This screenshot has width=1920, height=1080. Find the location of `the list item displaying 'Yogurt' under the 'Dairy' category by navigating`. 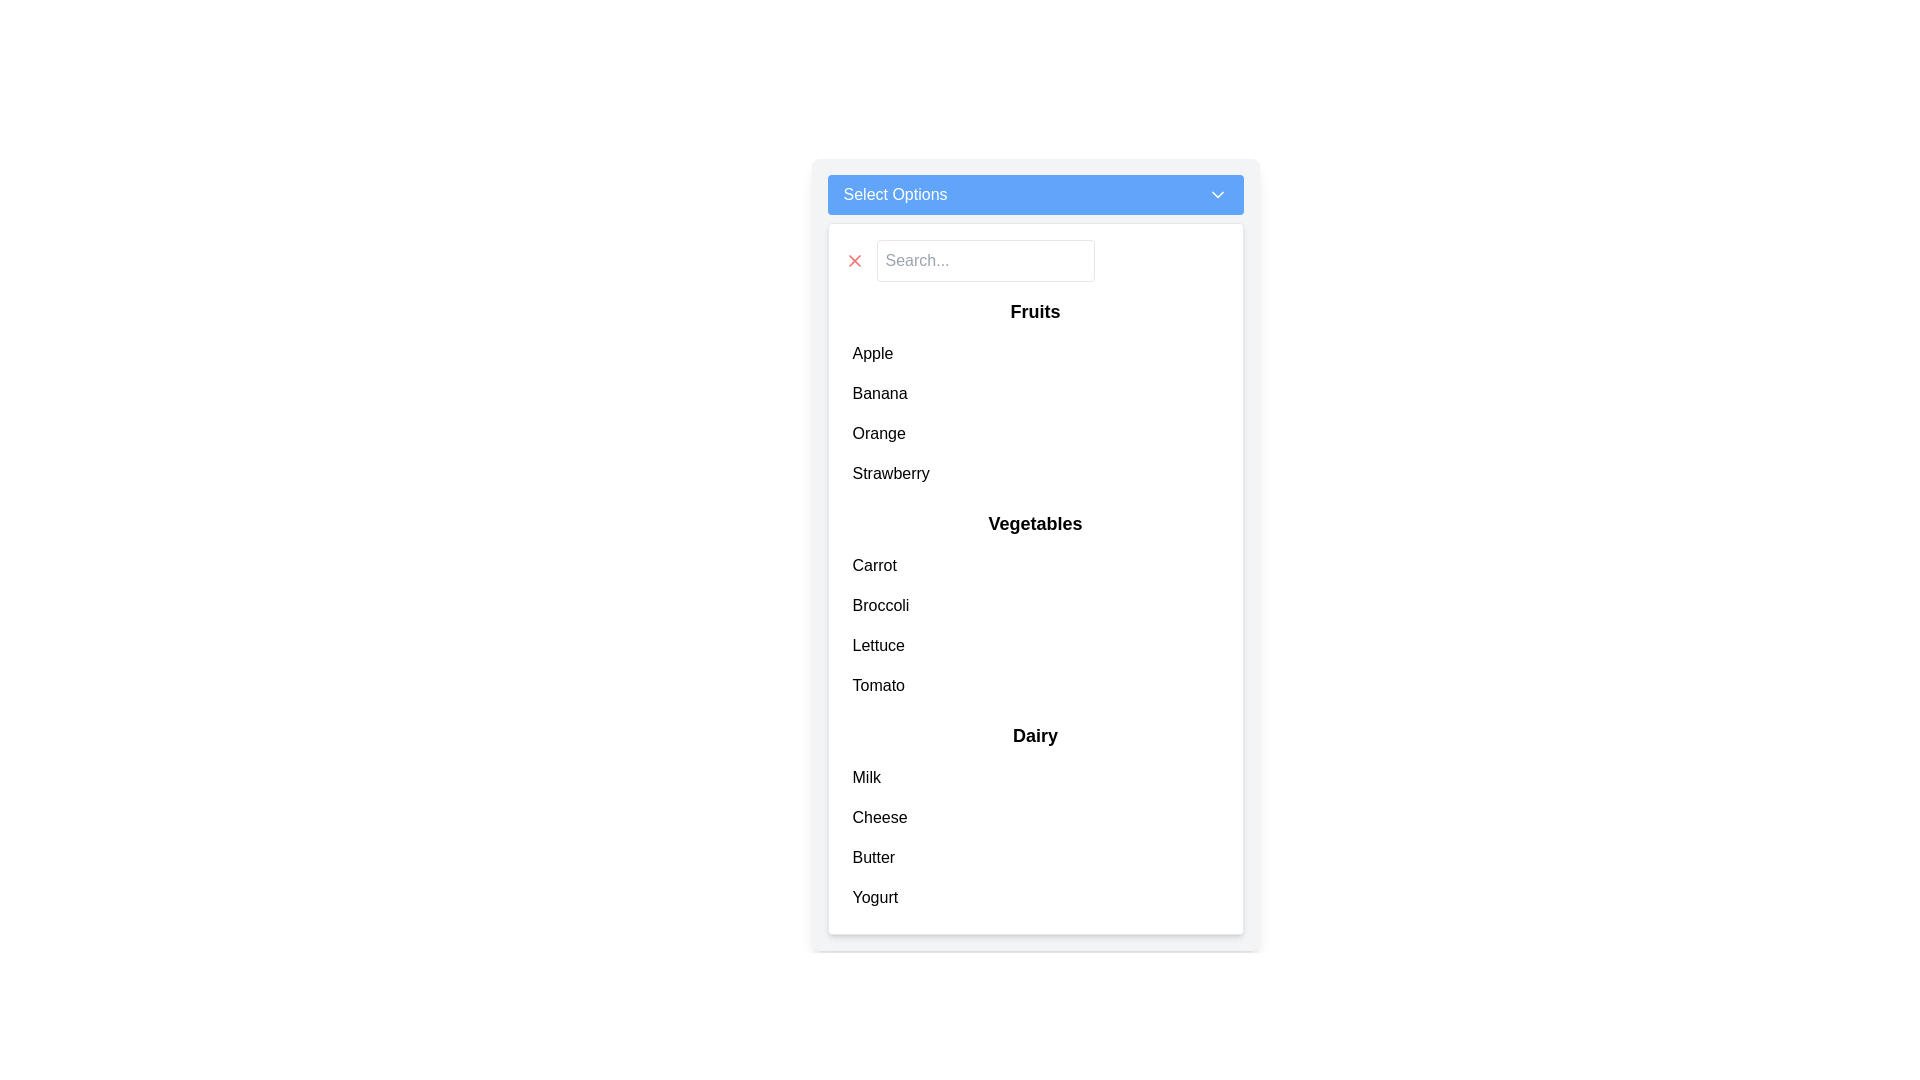

the list item displaying 'Yogurt' under the 'Dairy' category by navigating is located at coordinates (1035, 897).